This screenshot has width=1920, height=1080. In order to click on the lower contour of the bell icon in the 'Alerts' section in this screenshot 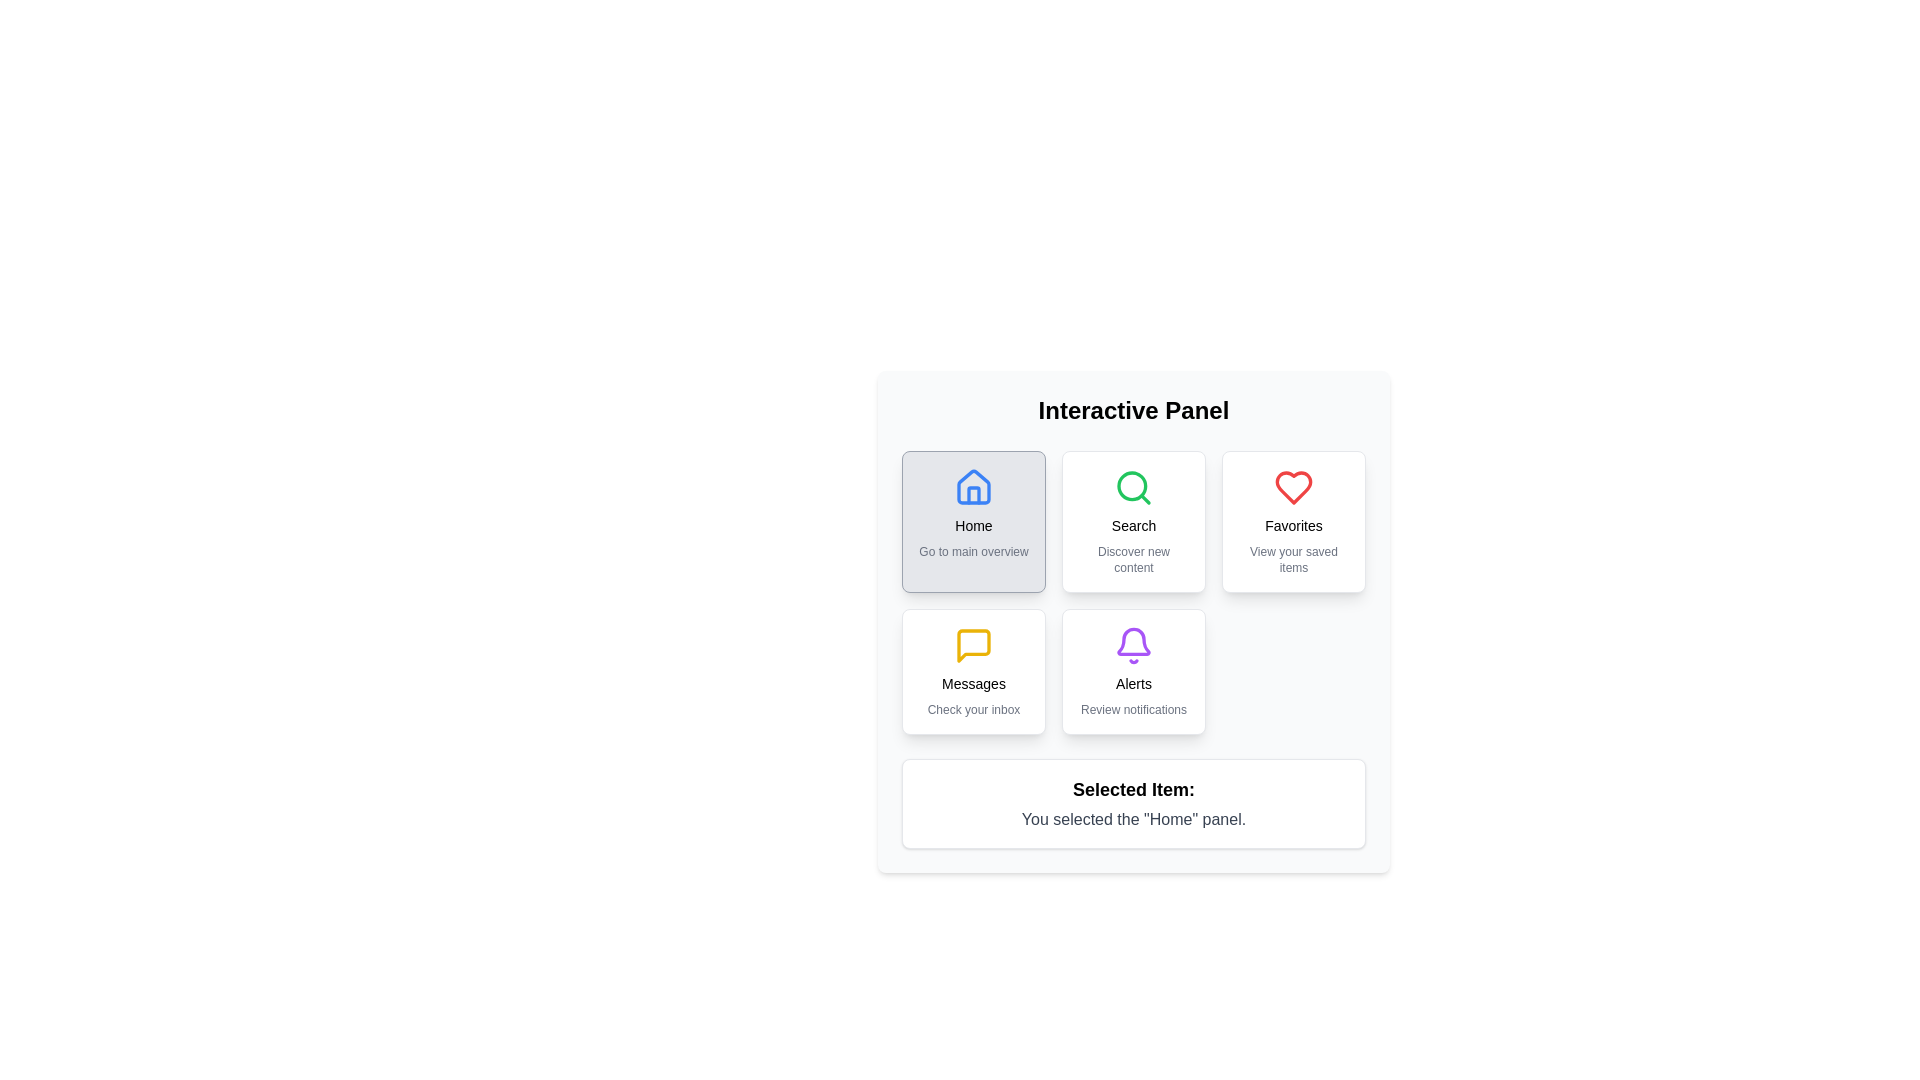, I will do `click(1133, 641)`.